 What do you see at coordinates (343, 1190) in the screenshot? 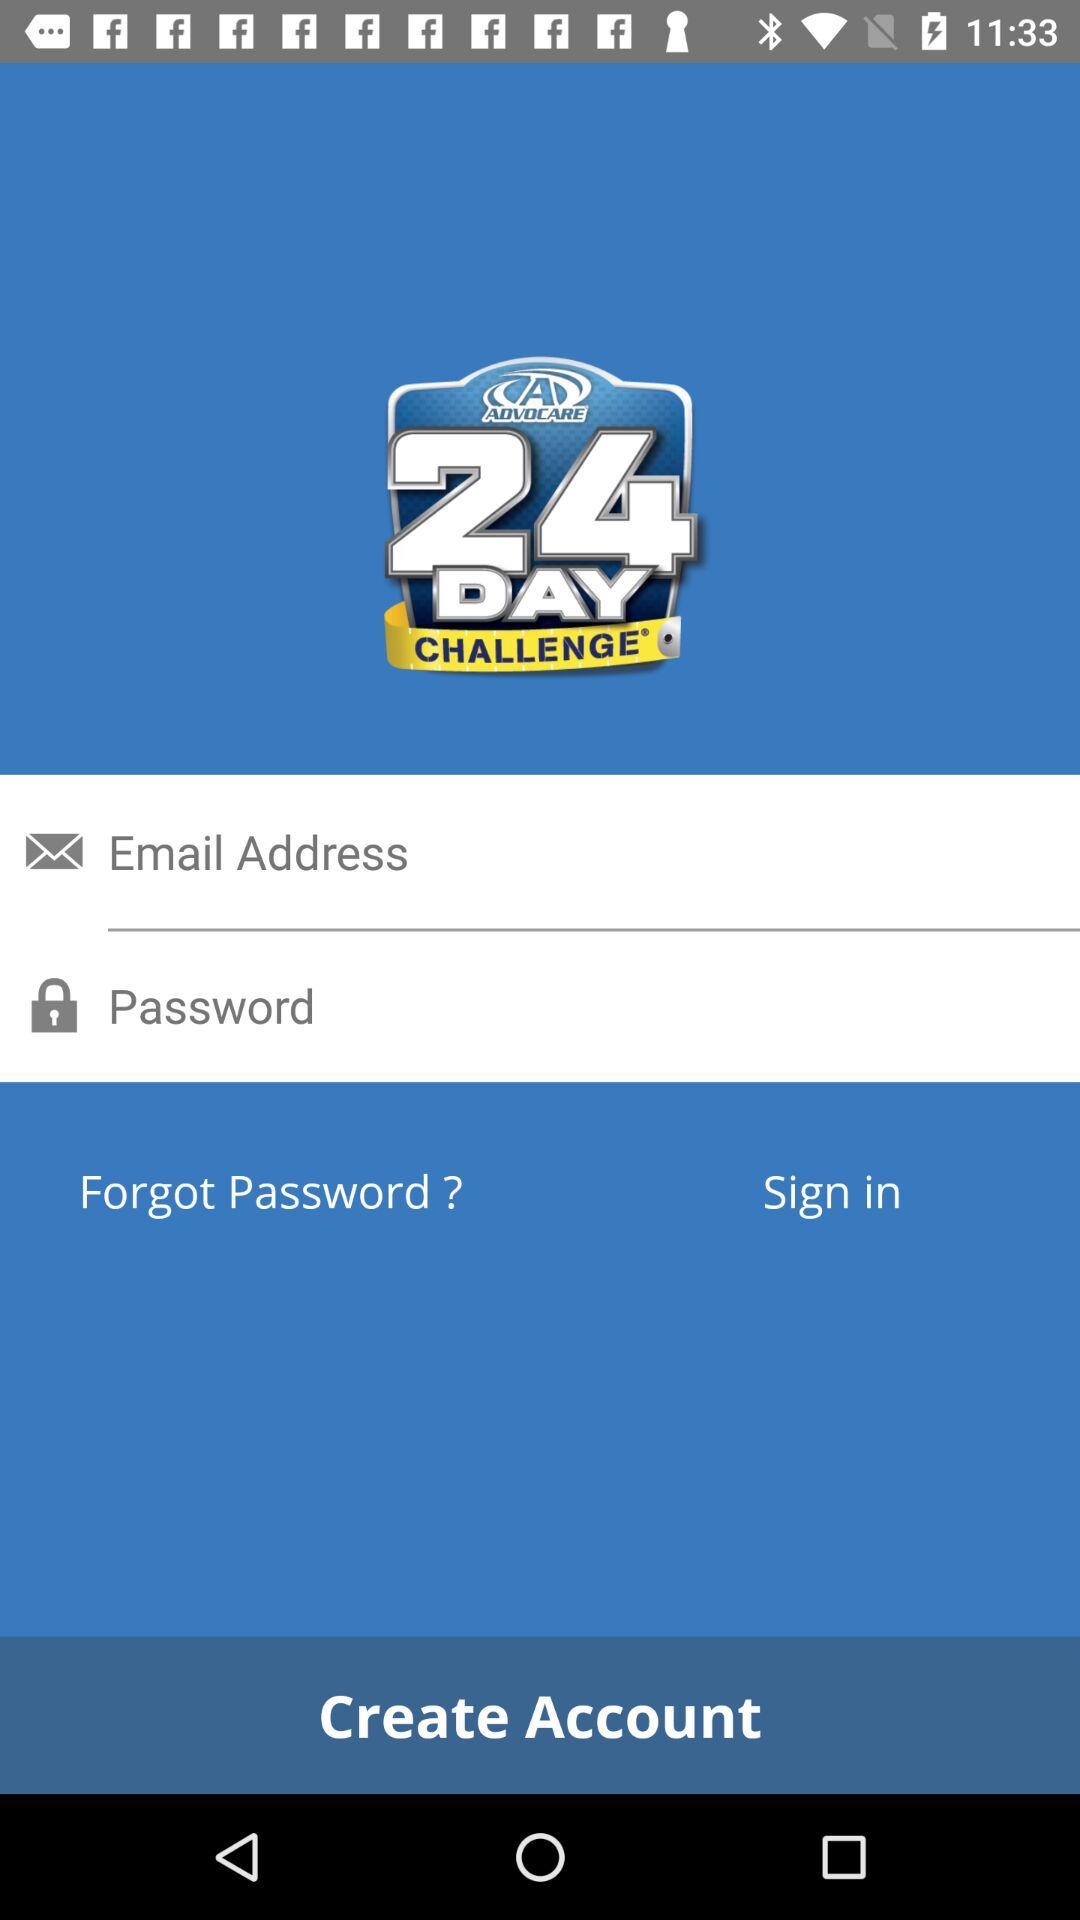
I see `the item above the create account item` at bounding box center [343, 1190].